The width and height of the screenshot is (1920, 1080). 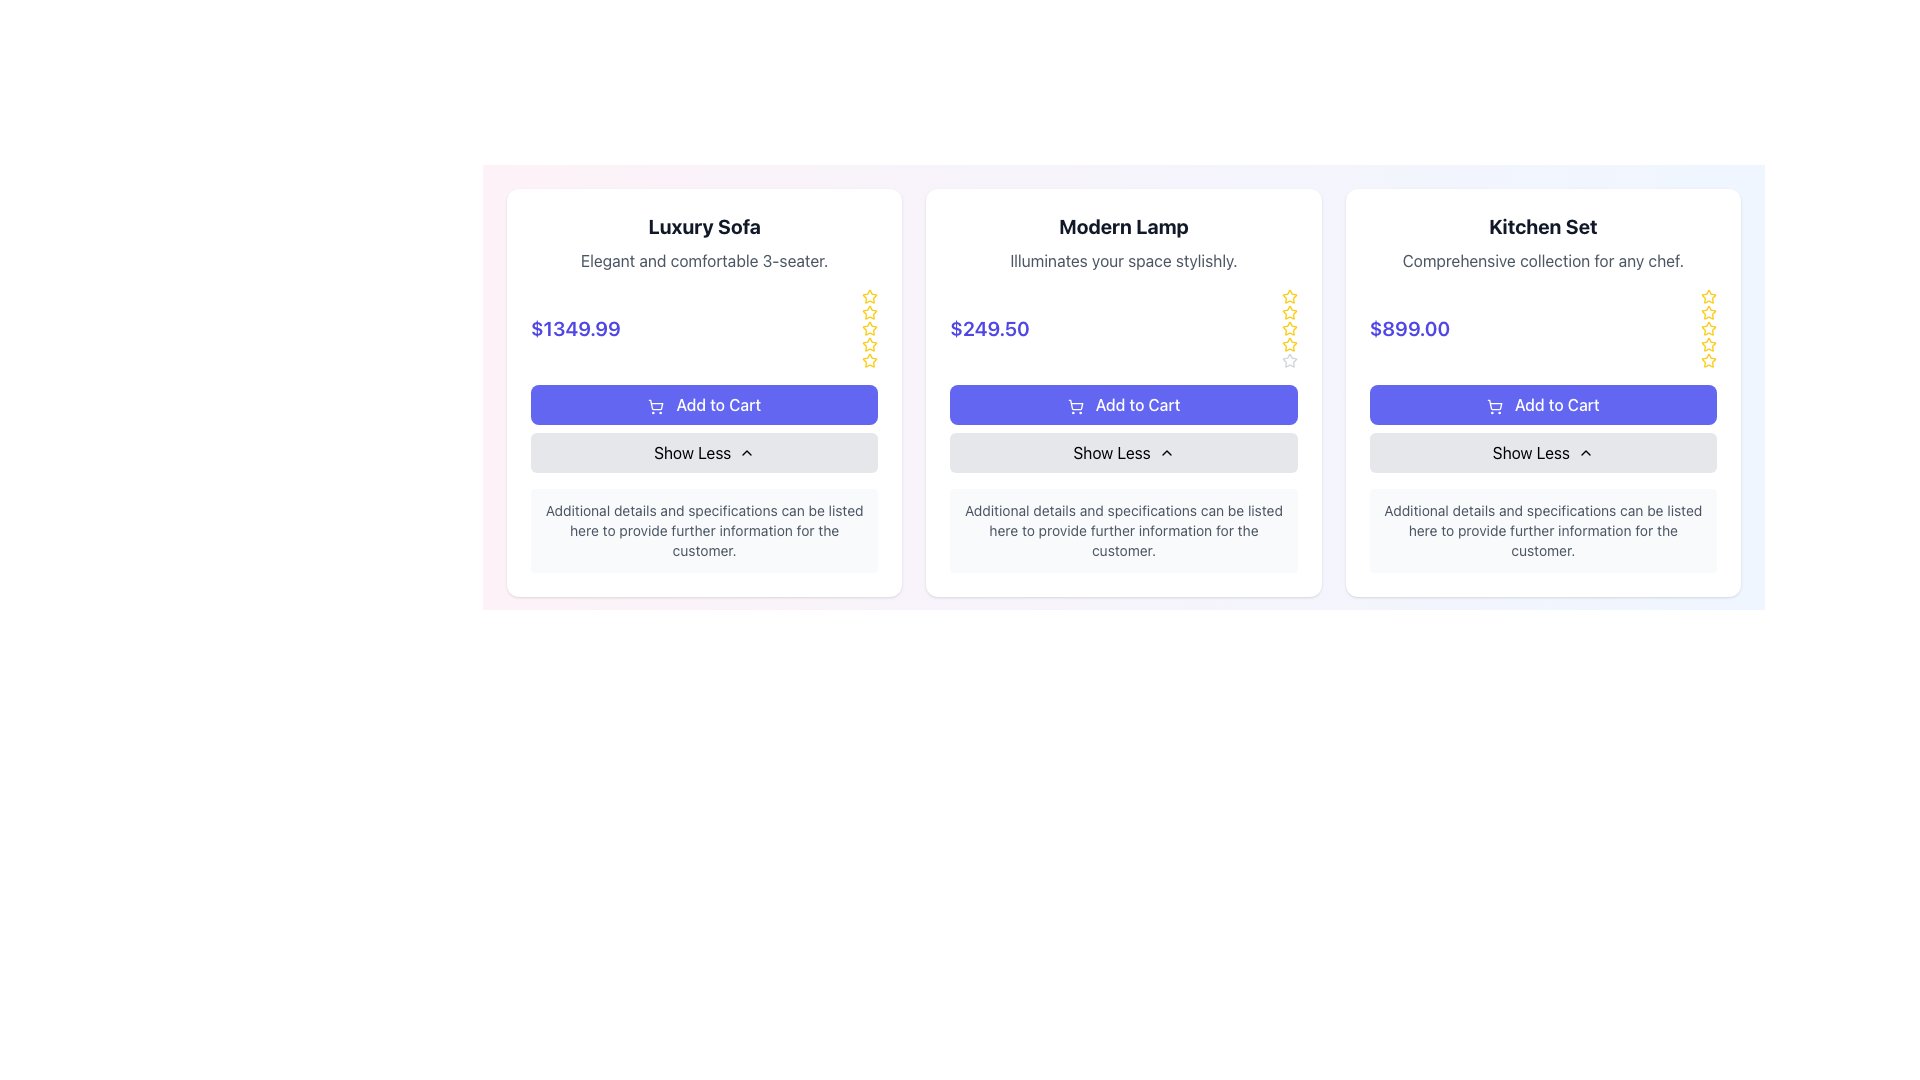 I want to click on the fourth yellow star icon located in the rightmost column of stars on a product card to rate or view details, so click(x=1707, y=327).